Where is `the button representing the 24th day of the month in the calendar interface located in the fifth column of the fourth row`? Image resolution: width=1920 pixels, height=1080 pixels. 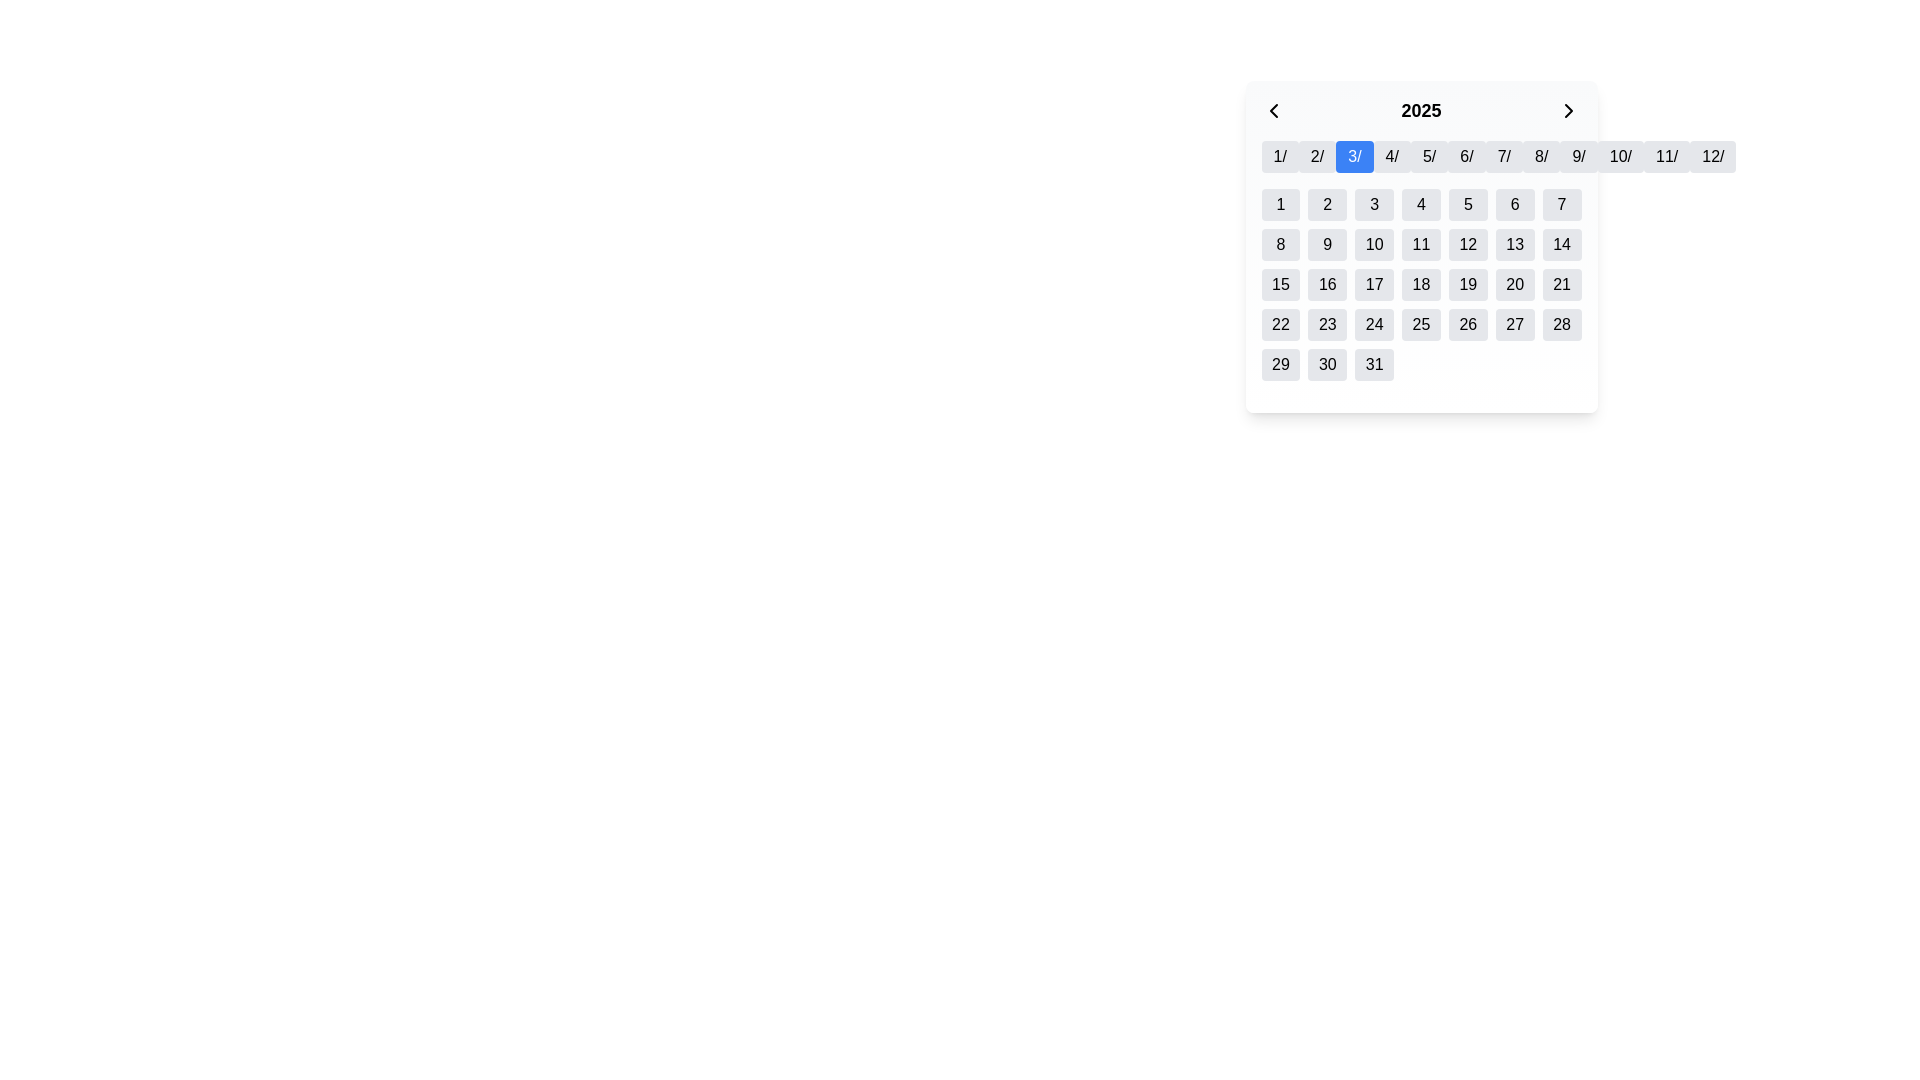 the button representing the 24th day of the month in the calendar interface located in the fifth column of the fourth row is located at coordinates (1372, 323).